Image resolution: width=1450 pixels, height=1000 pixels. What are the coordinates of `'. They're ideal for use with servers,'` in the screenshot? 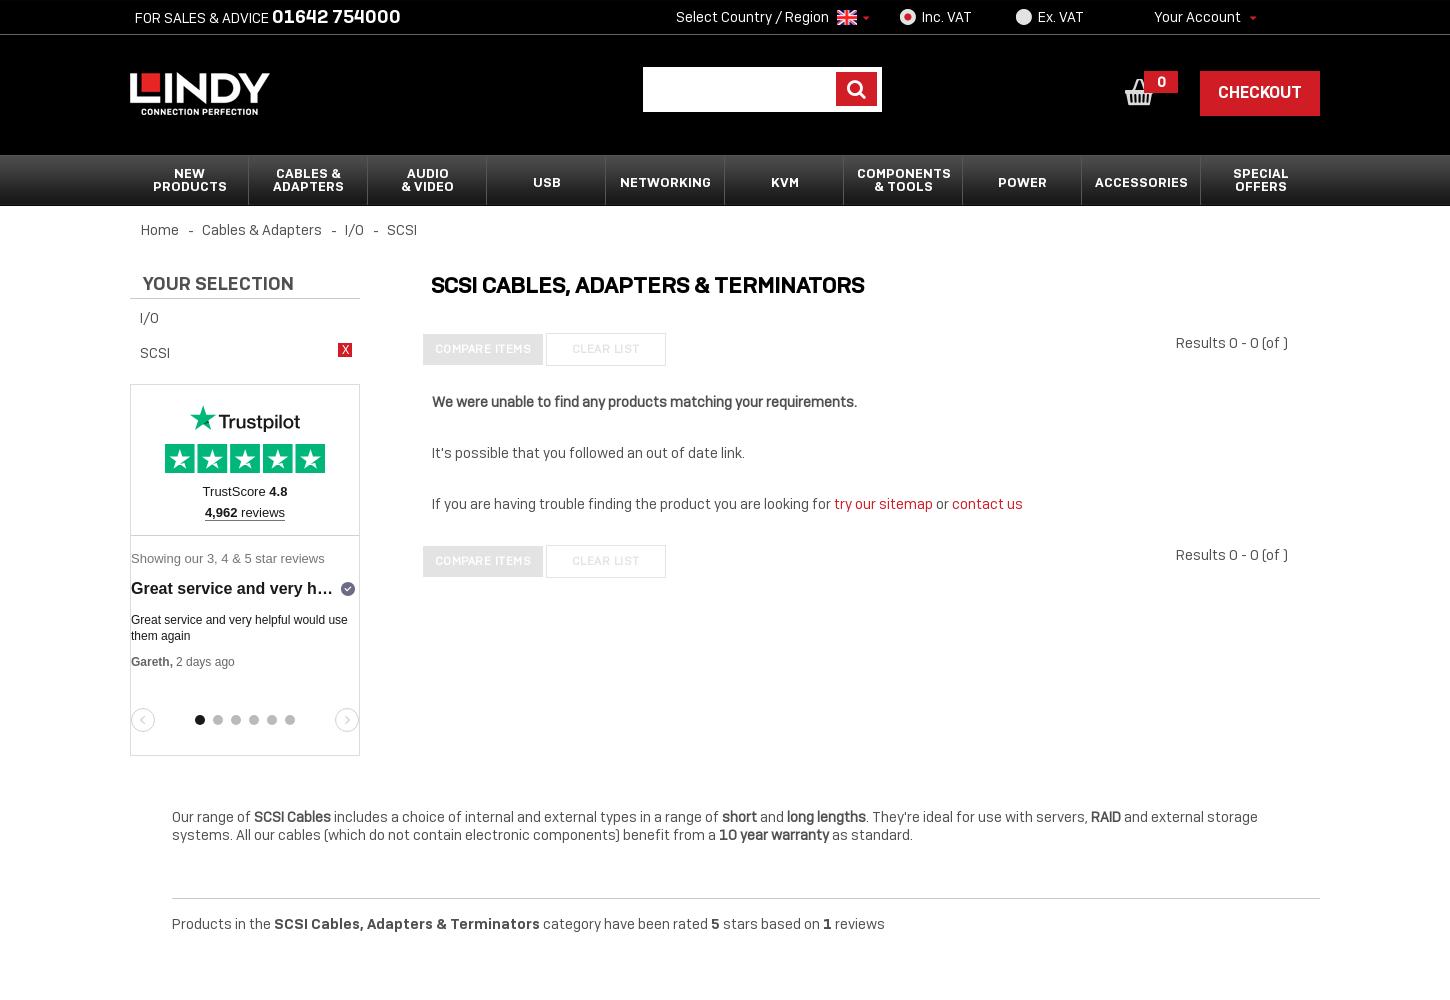 It's located at (978, 816).